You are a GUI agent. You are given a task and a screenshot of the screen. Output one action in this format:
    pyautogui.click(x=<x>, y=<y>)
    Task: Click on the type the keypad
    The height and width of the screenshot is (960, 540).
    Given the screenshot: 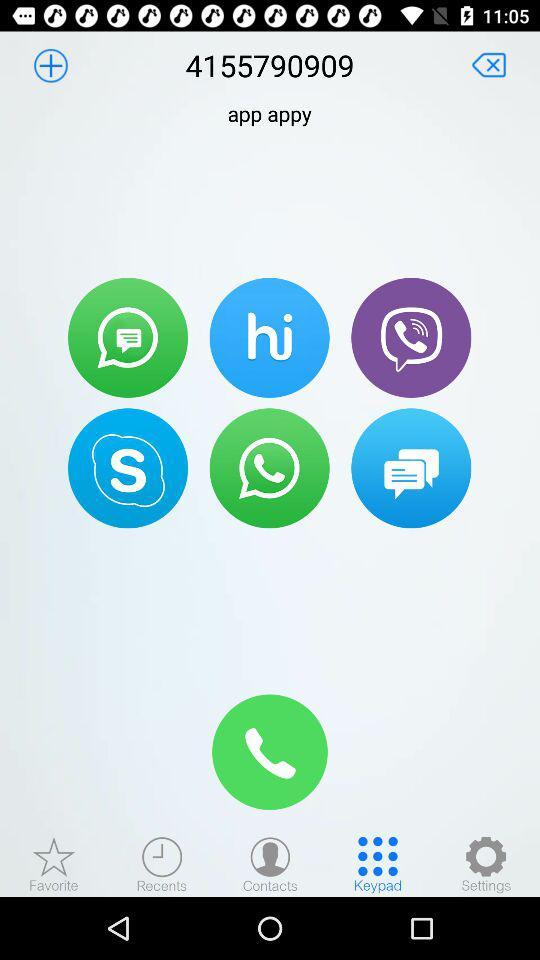 What is the action you would take?
    pyautogui.click(x=378, y=863)
    